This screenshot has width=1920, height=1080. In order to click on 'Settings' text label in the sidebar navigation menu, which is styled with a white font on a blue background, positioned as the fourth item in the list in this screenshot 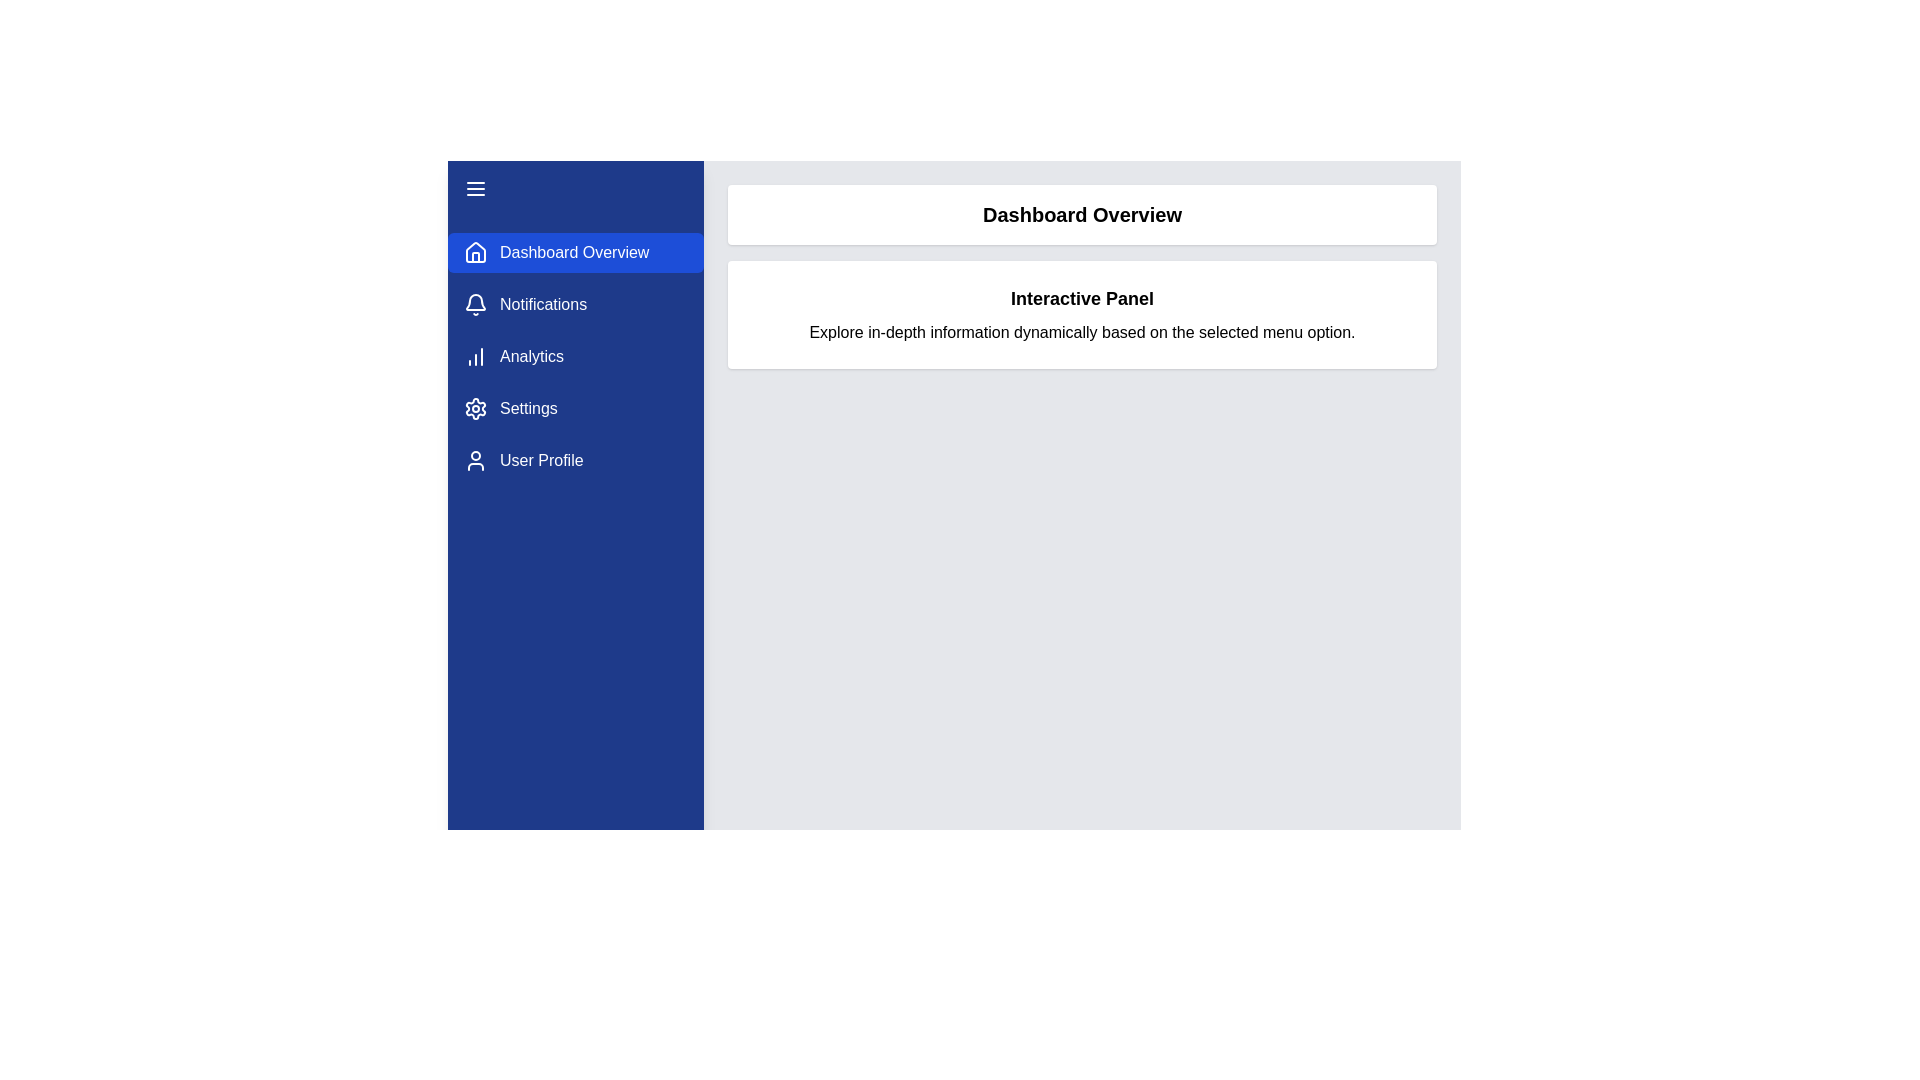, I will do `click(528, 407)`.